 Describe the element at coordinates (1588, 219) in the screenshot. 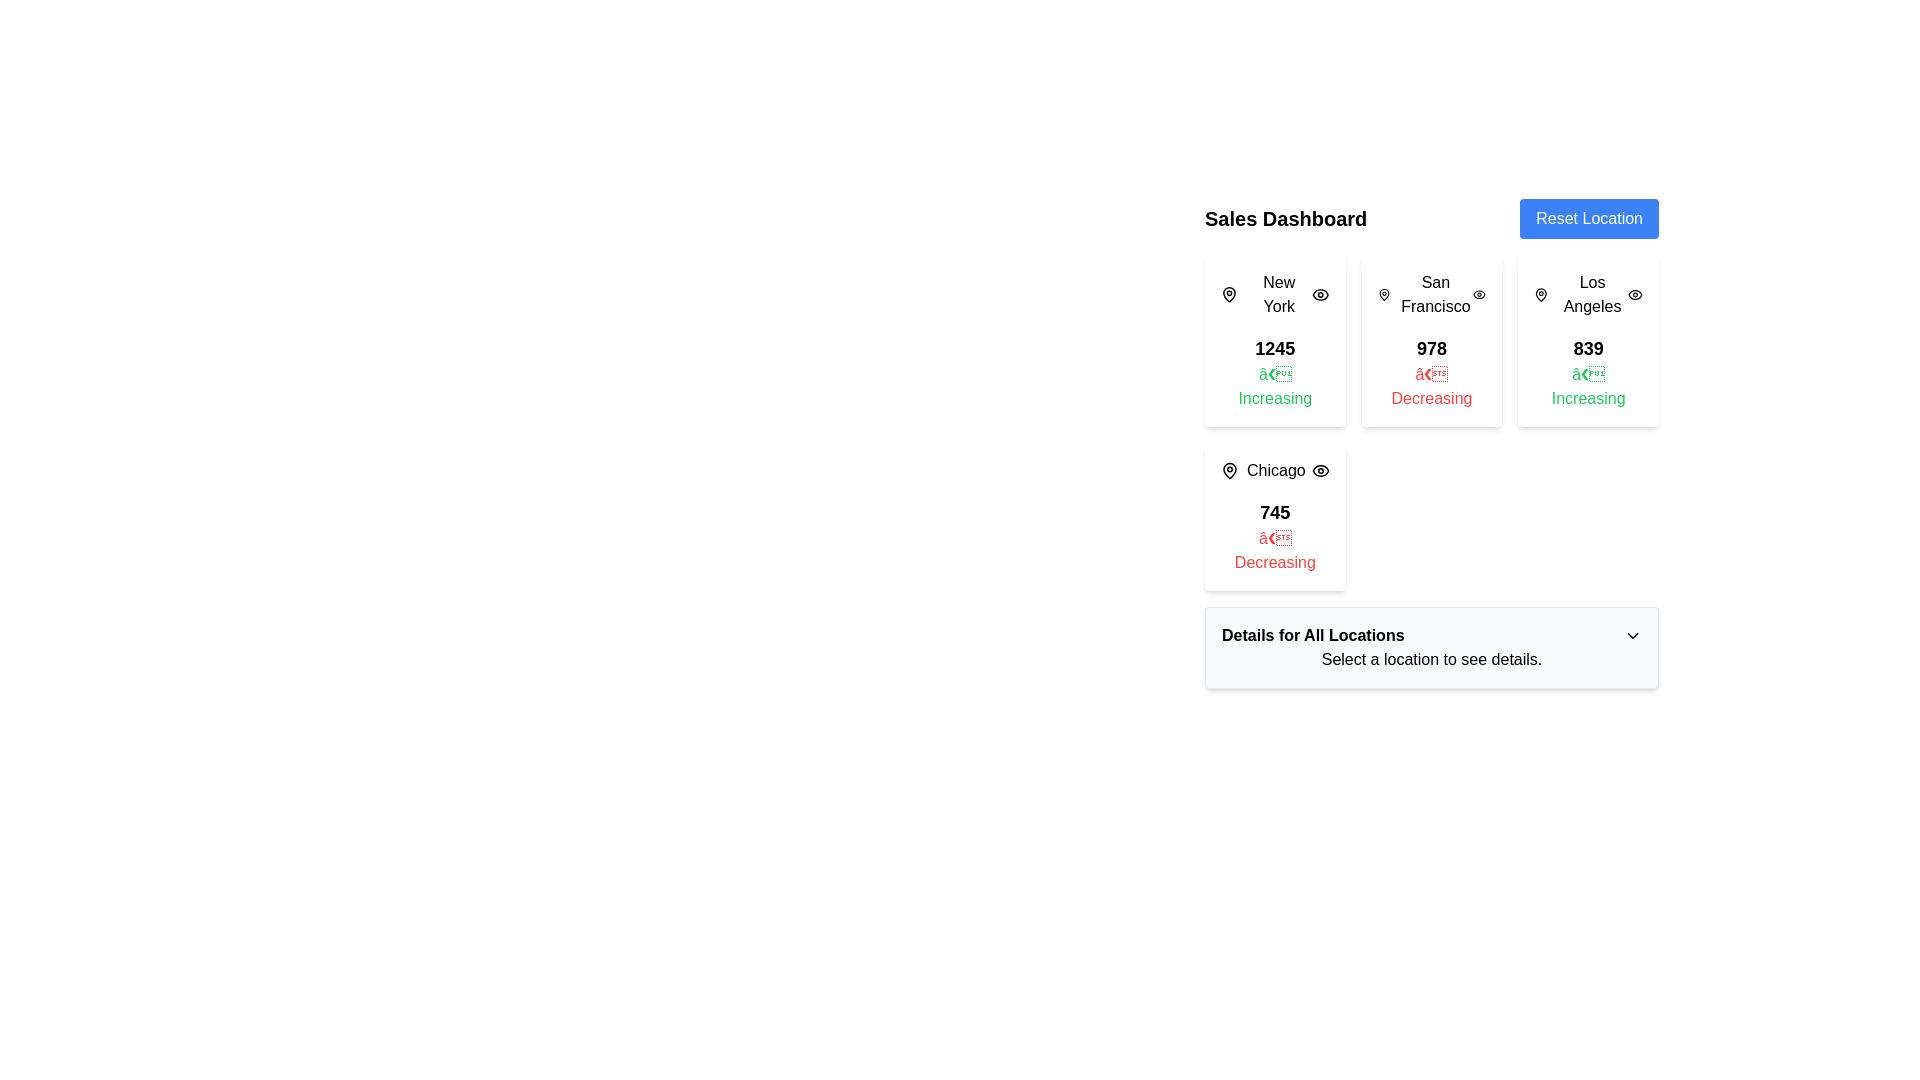

I see `the rectangular button with a blue background and white text labeled 'Reset Location' located on the right side of the 'Sales Dashboard' header` at that location.